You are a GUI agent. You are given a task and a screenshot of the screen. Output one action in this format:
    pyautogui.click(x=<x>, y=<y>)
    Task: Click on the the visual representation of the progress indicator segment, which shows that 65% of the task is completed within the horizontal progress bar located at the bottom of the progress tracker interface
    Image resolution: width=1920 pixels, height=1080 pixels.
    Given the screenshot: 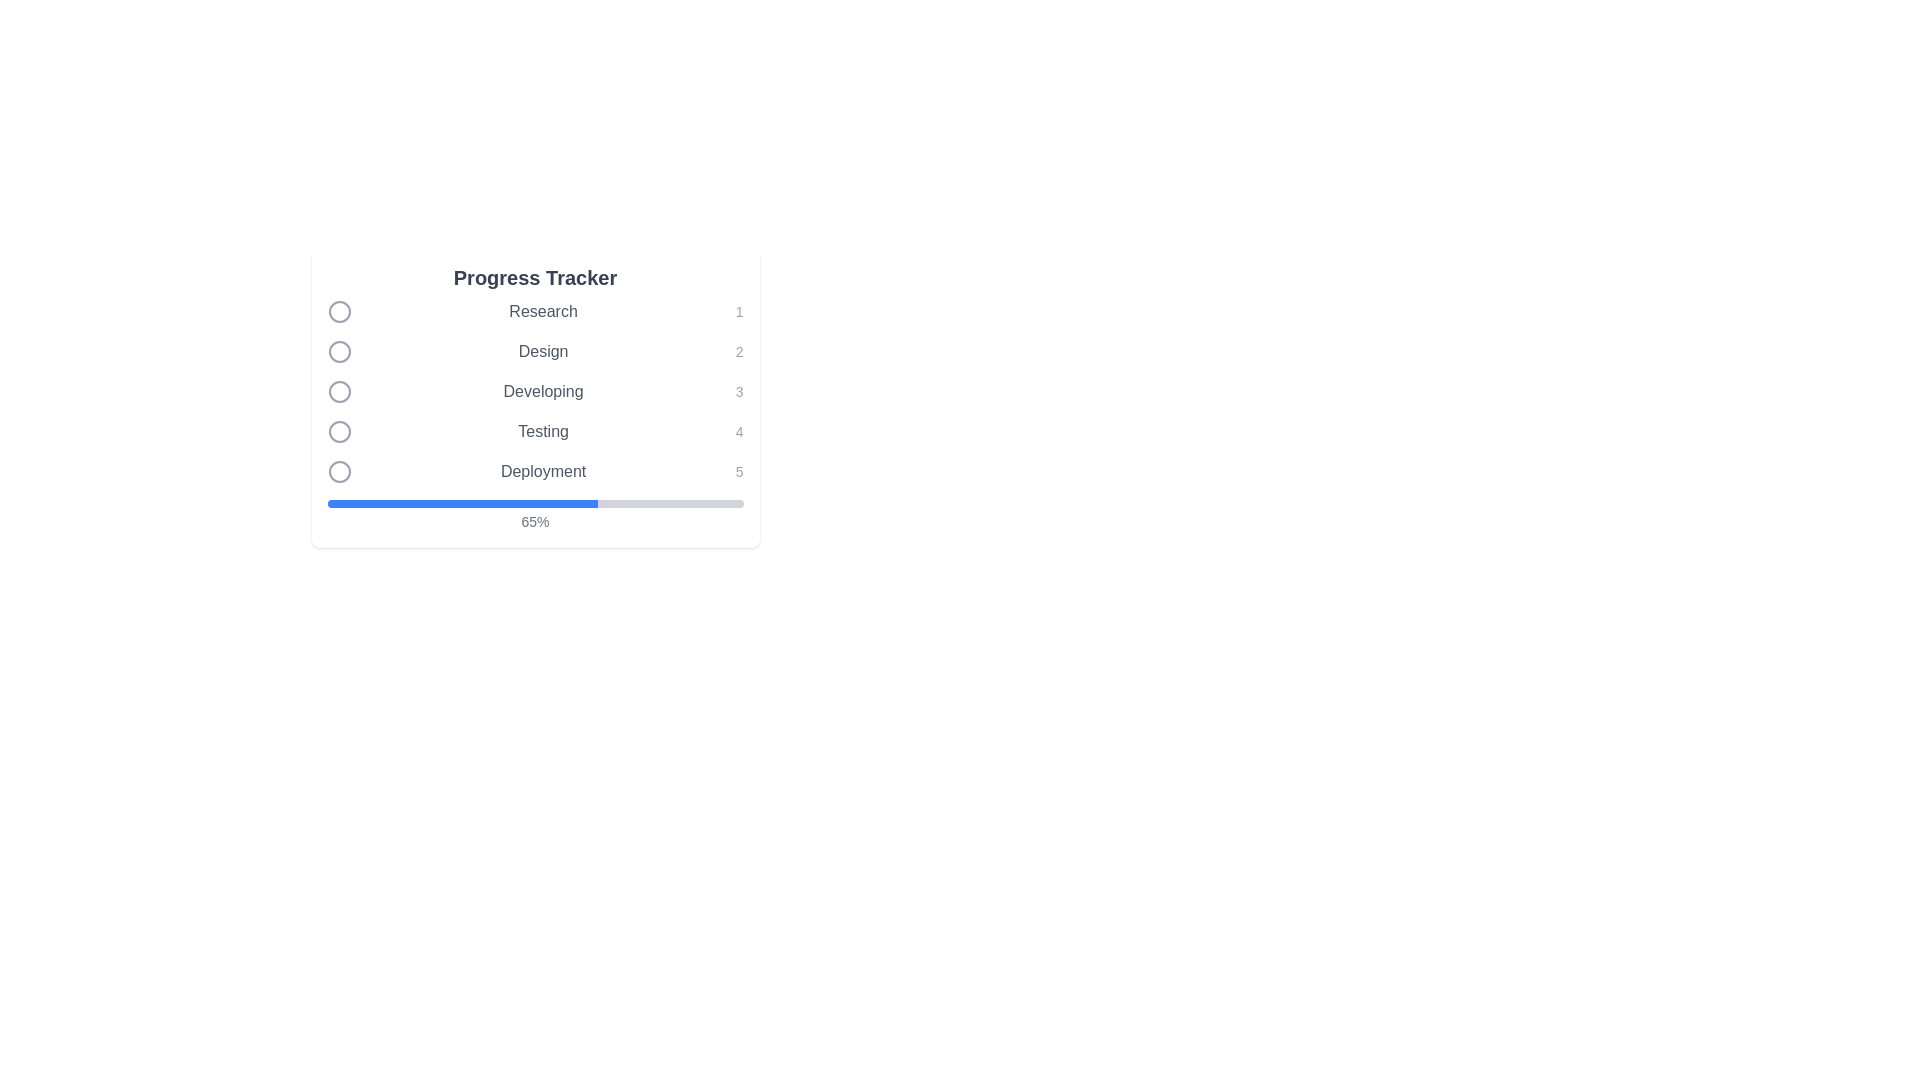 What is the action you would take?
    pyautogui.click(x=461, y=503)
    